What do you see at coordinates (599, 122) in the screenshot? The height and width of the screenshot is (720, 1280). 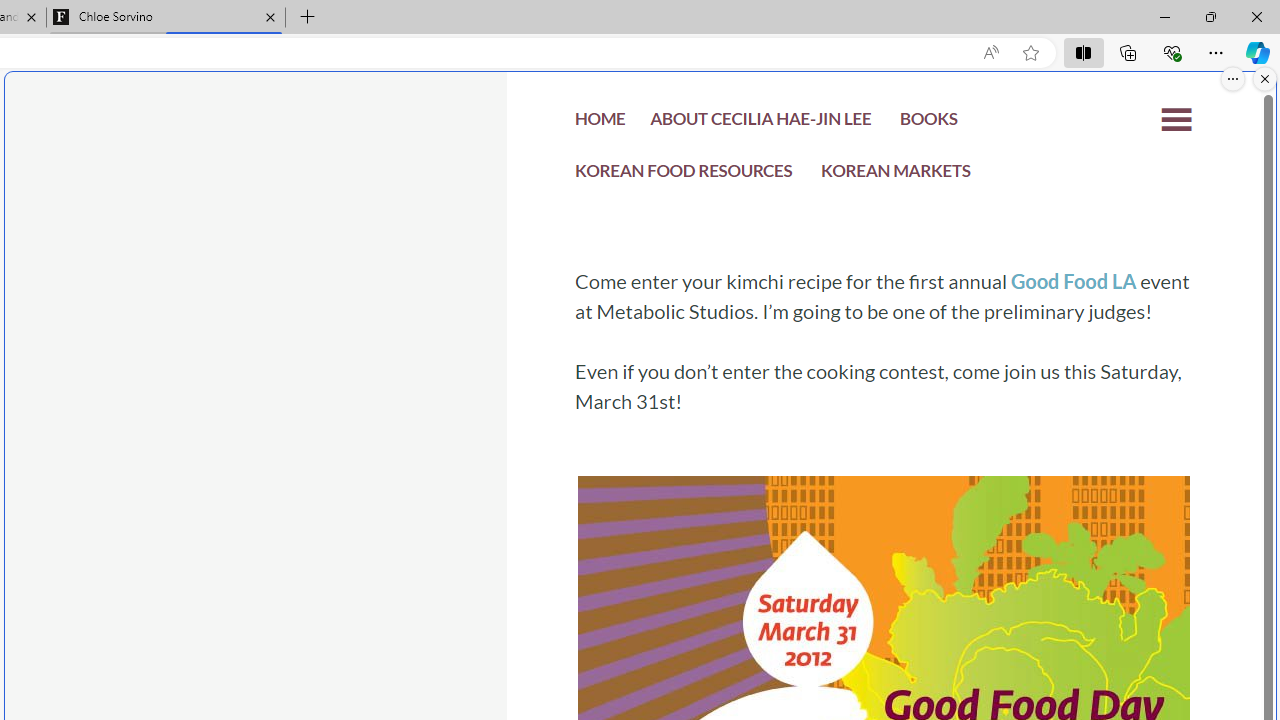 I see `'HOME'` at bounding box center [599, 122].